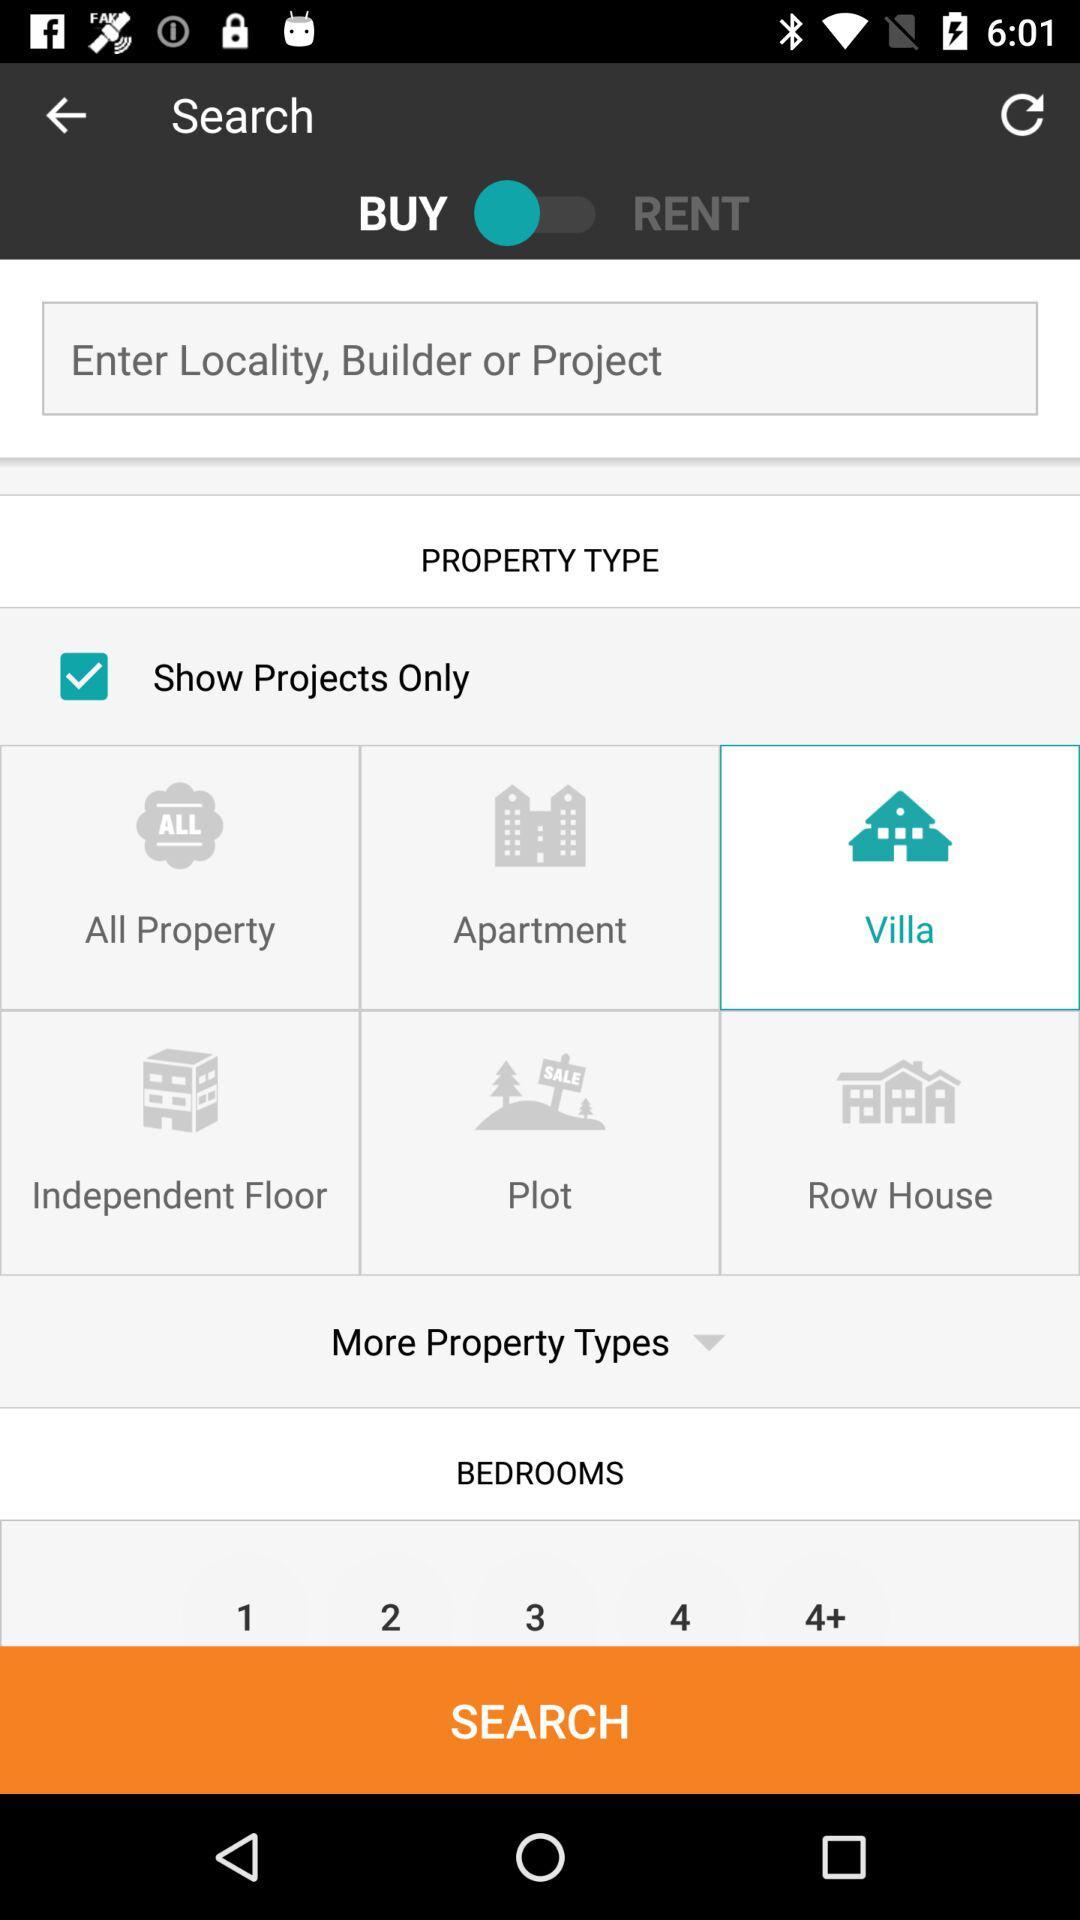 The image size is (1080, 1920). I want to click on the 3, so click(534, 1597).